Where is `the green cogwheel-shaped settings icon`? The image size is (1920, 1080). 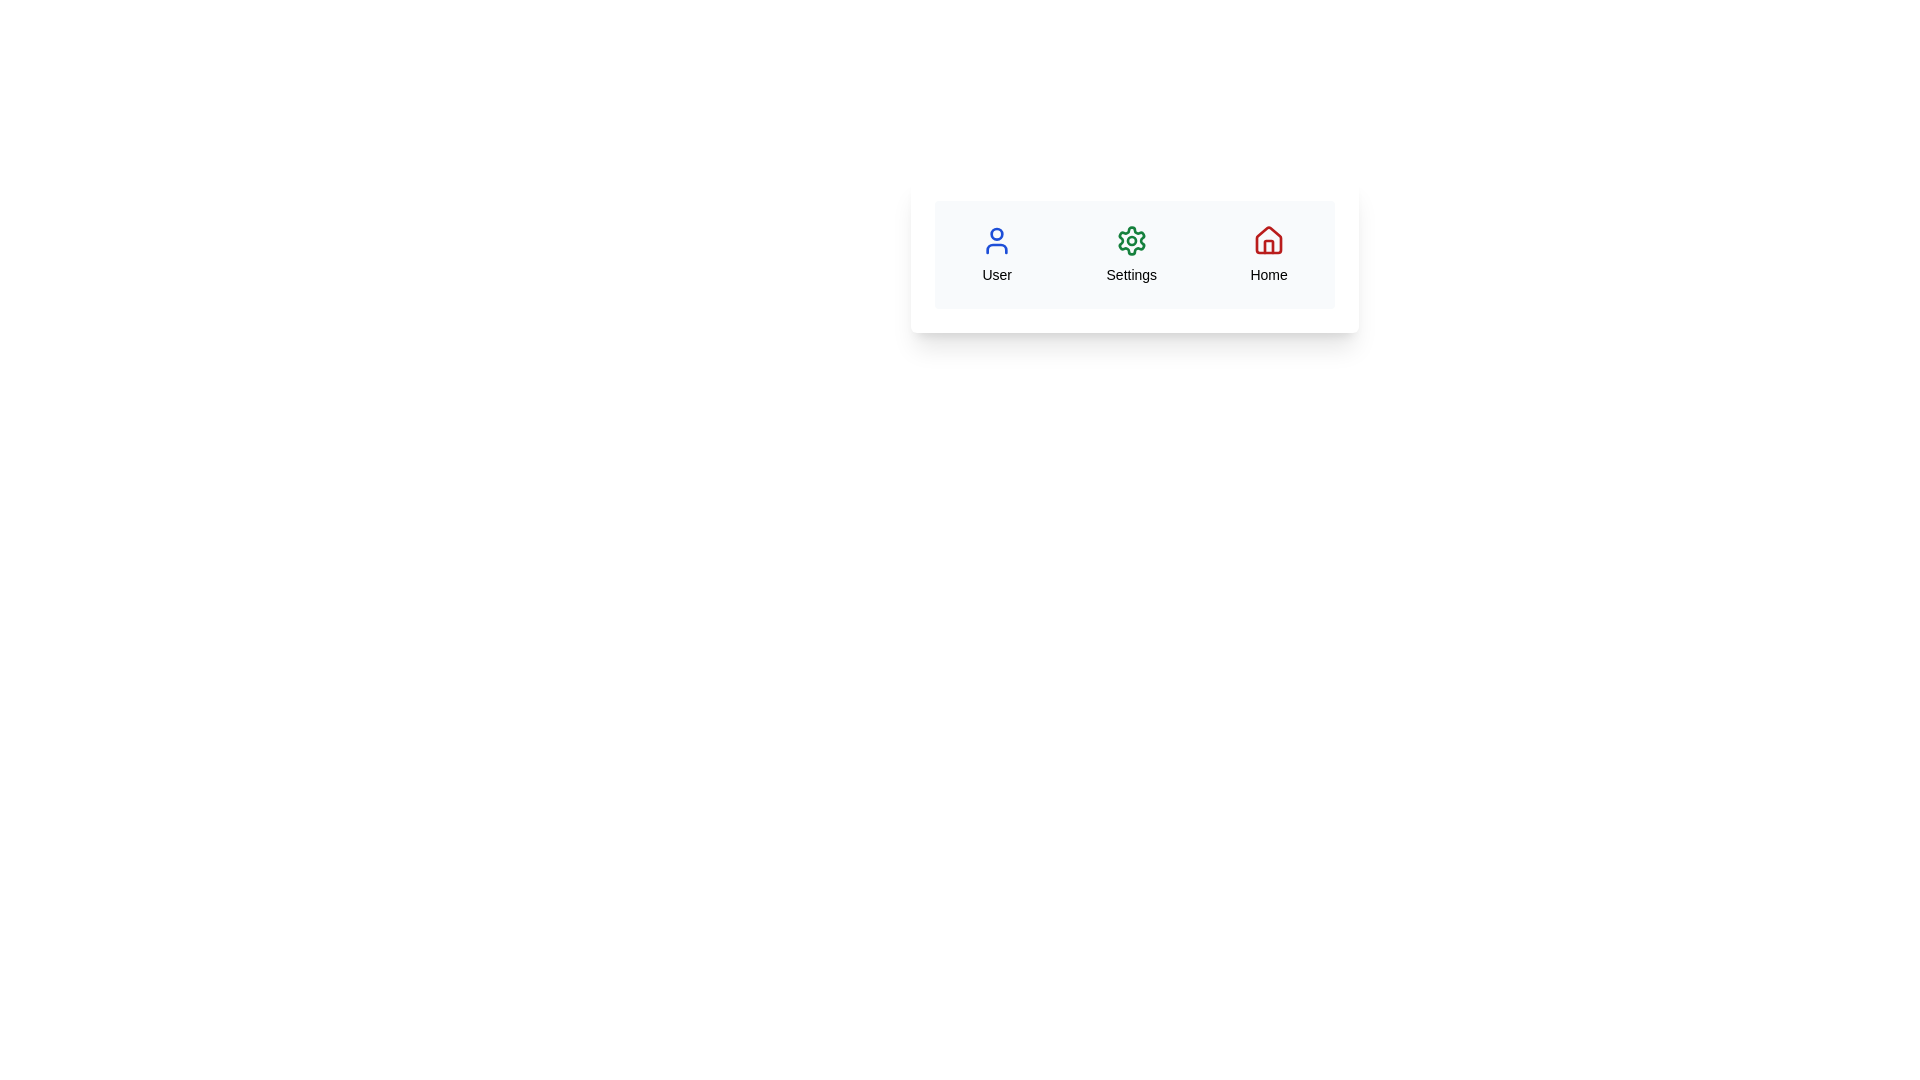
the green cogwheel-shaped settings icon is located at coordinates (1131, 239).